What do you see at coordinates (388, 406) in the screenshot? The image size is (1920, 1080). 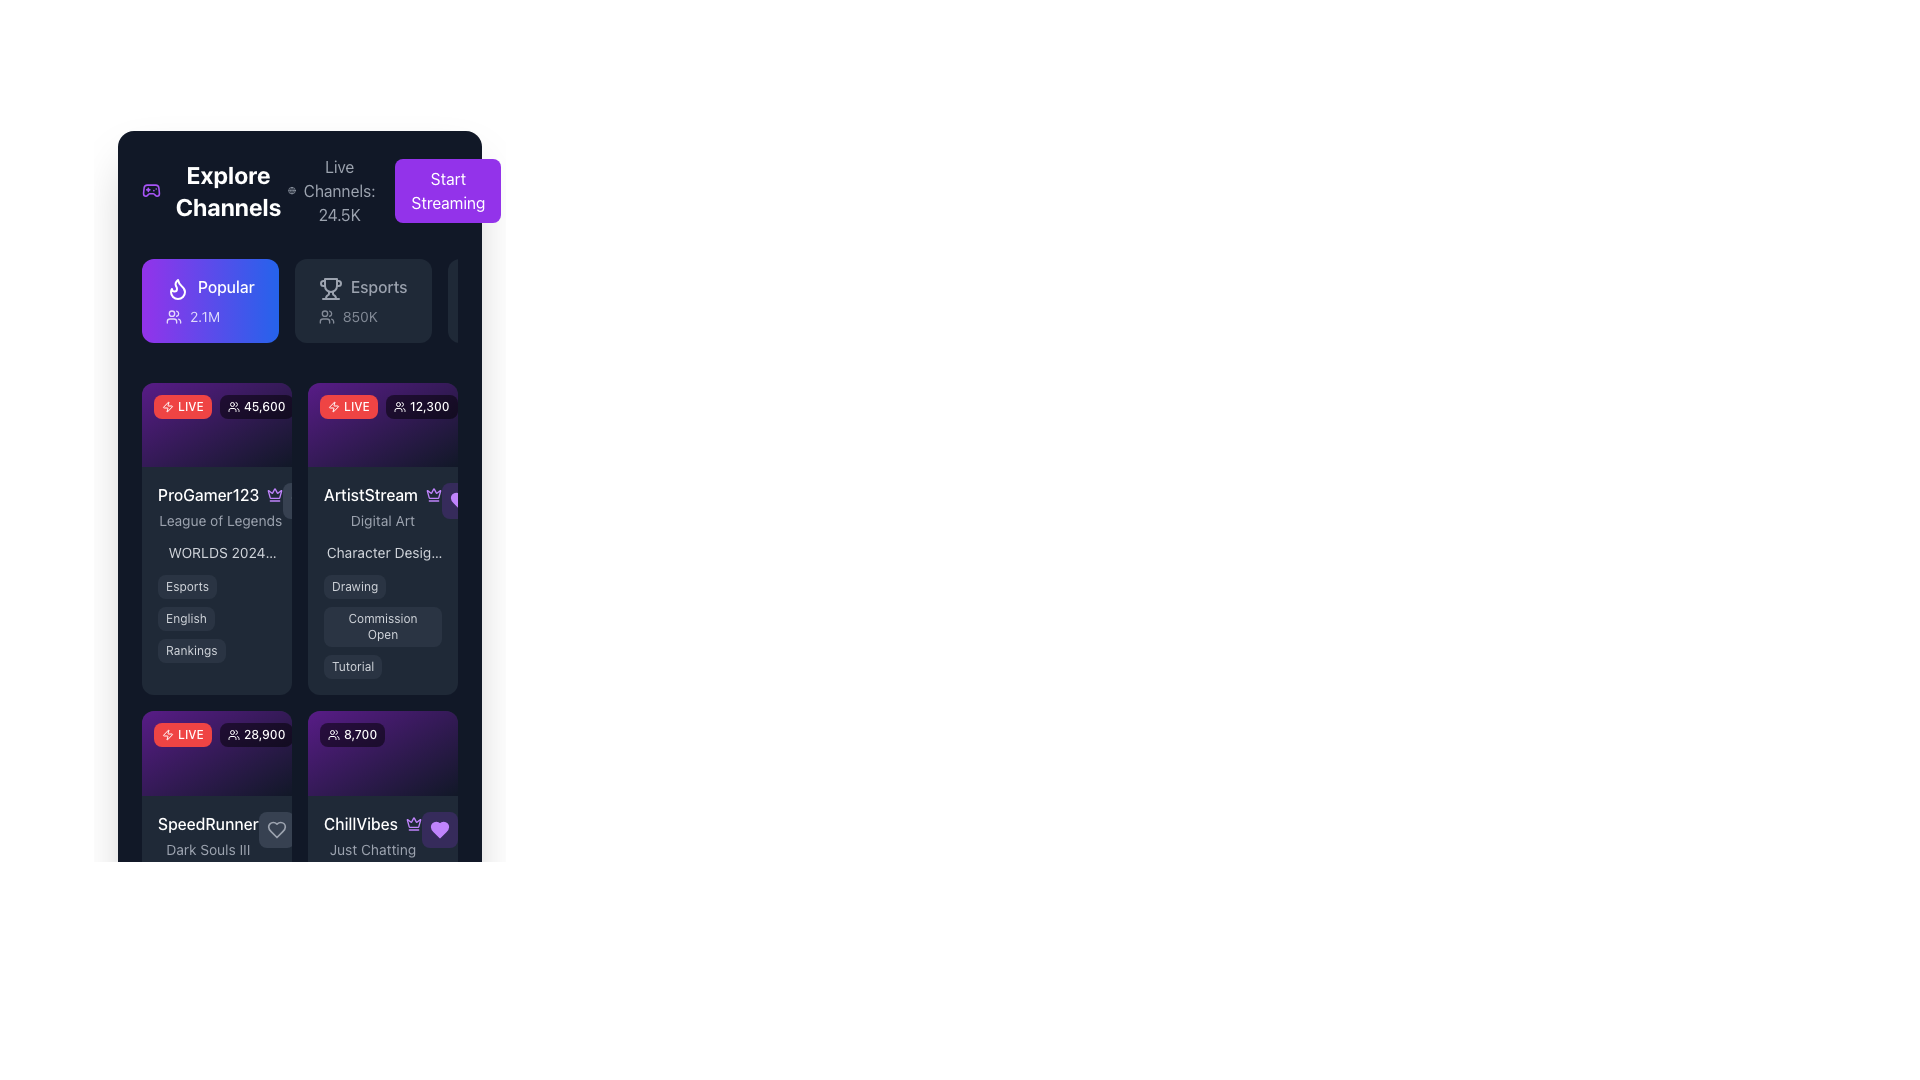 I see `the Badge element that displays 'LIVE' with a red background and '12,300' with a darker background, featuring lightning bolt and group icons` at bounding box center [388, 406].